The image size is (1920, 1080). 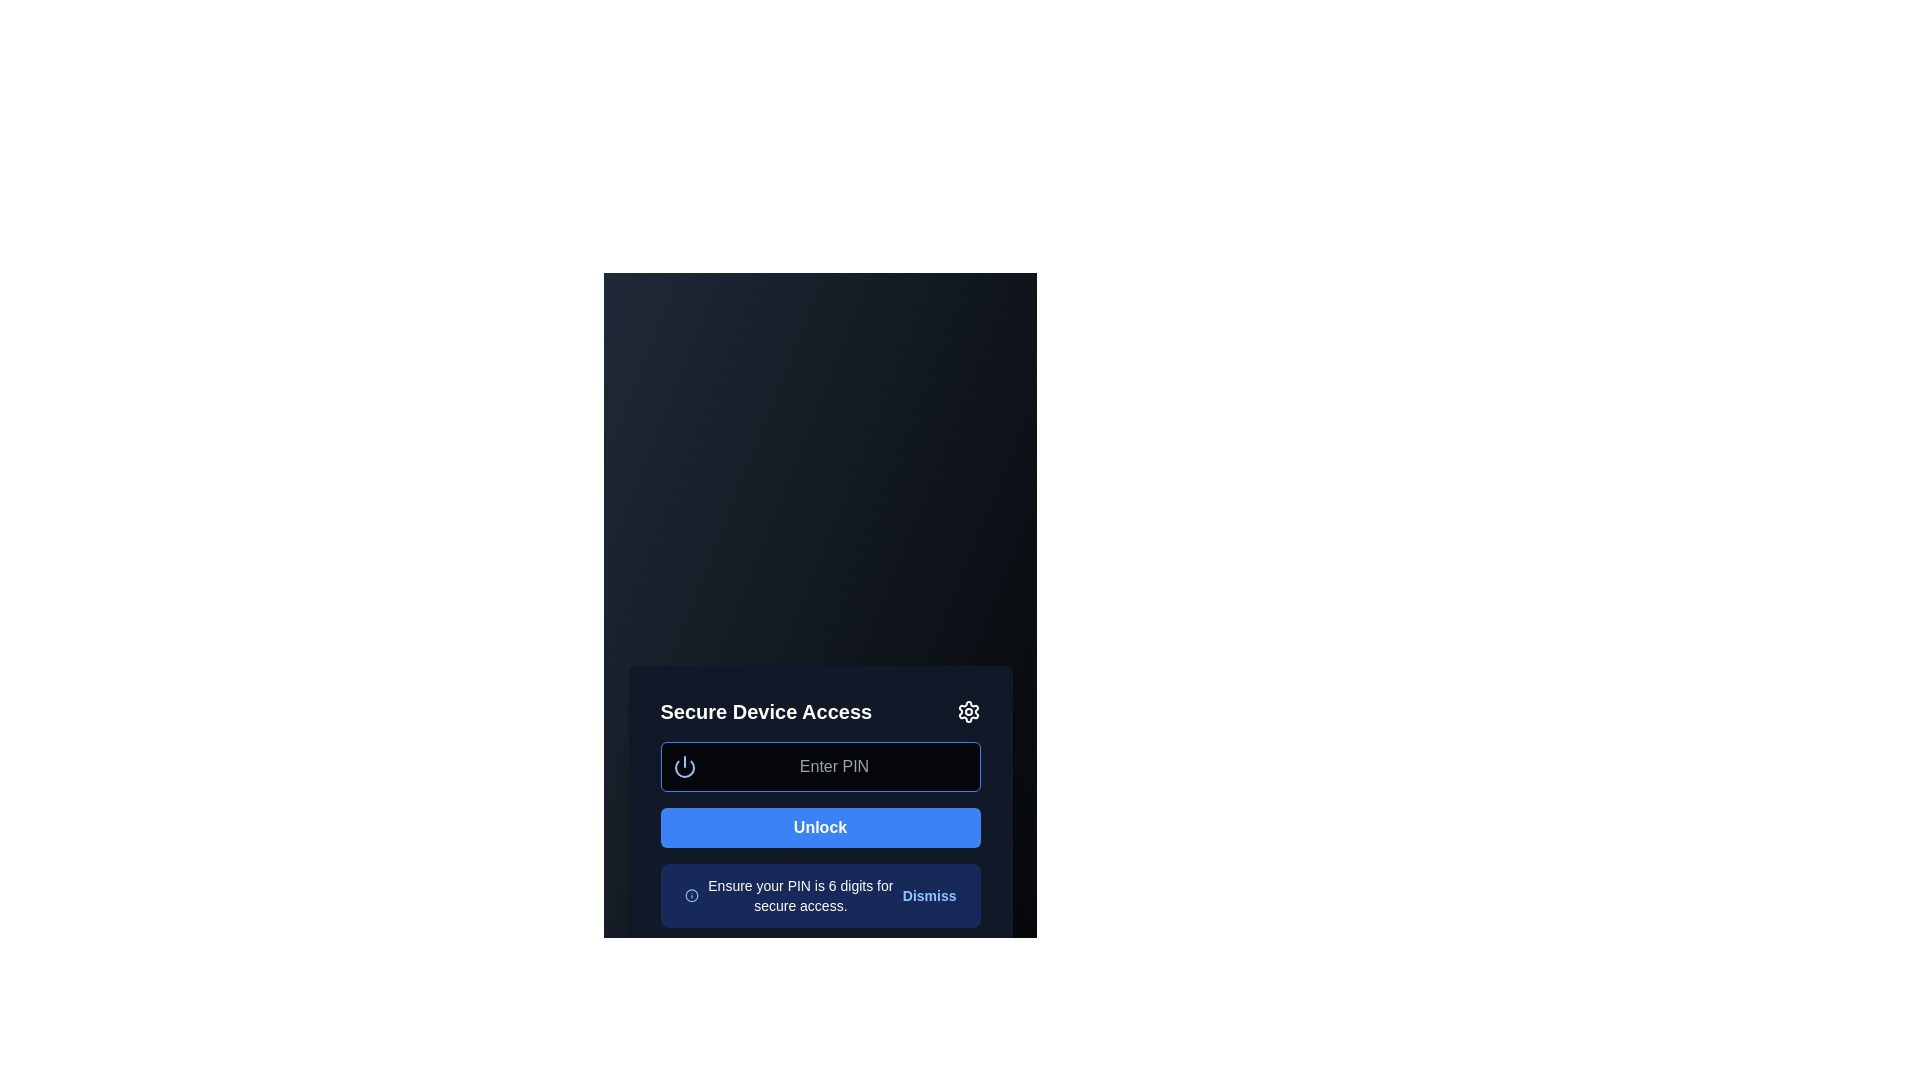 What do you see at coordinates (820, 828) in the screenshot?
I see `the 'Unlock' button with white text on a blue background, located centrally below the PIN text field in the 'Secure Device Access' section` at bounding box center [820, 828].